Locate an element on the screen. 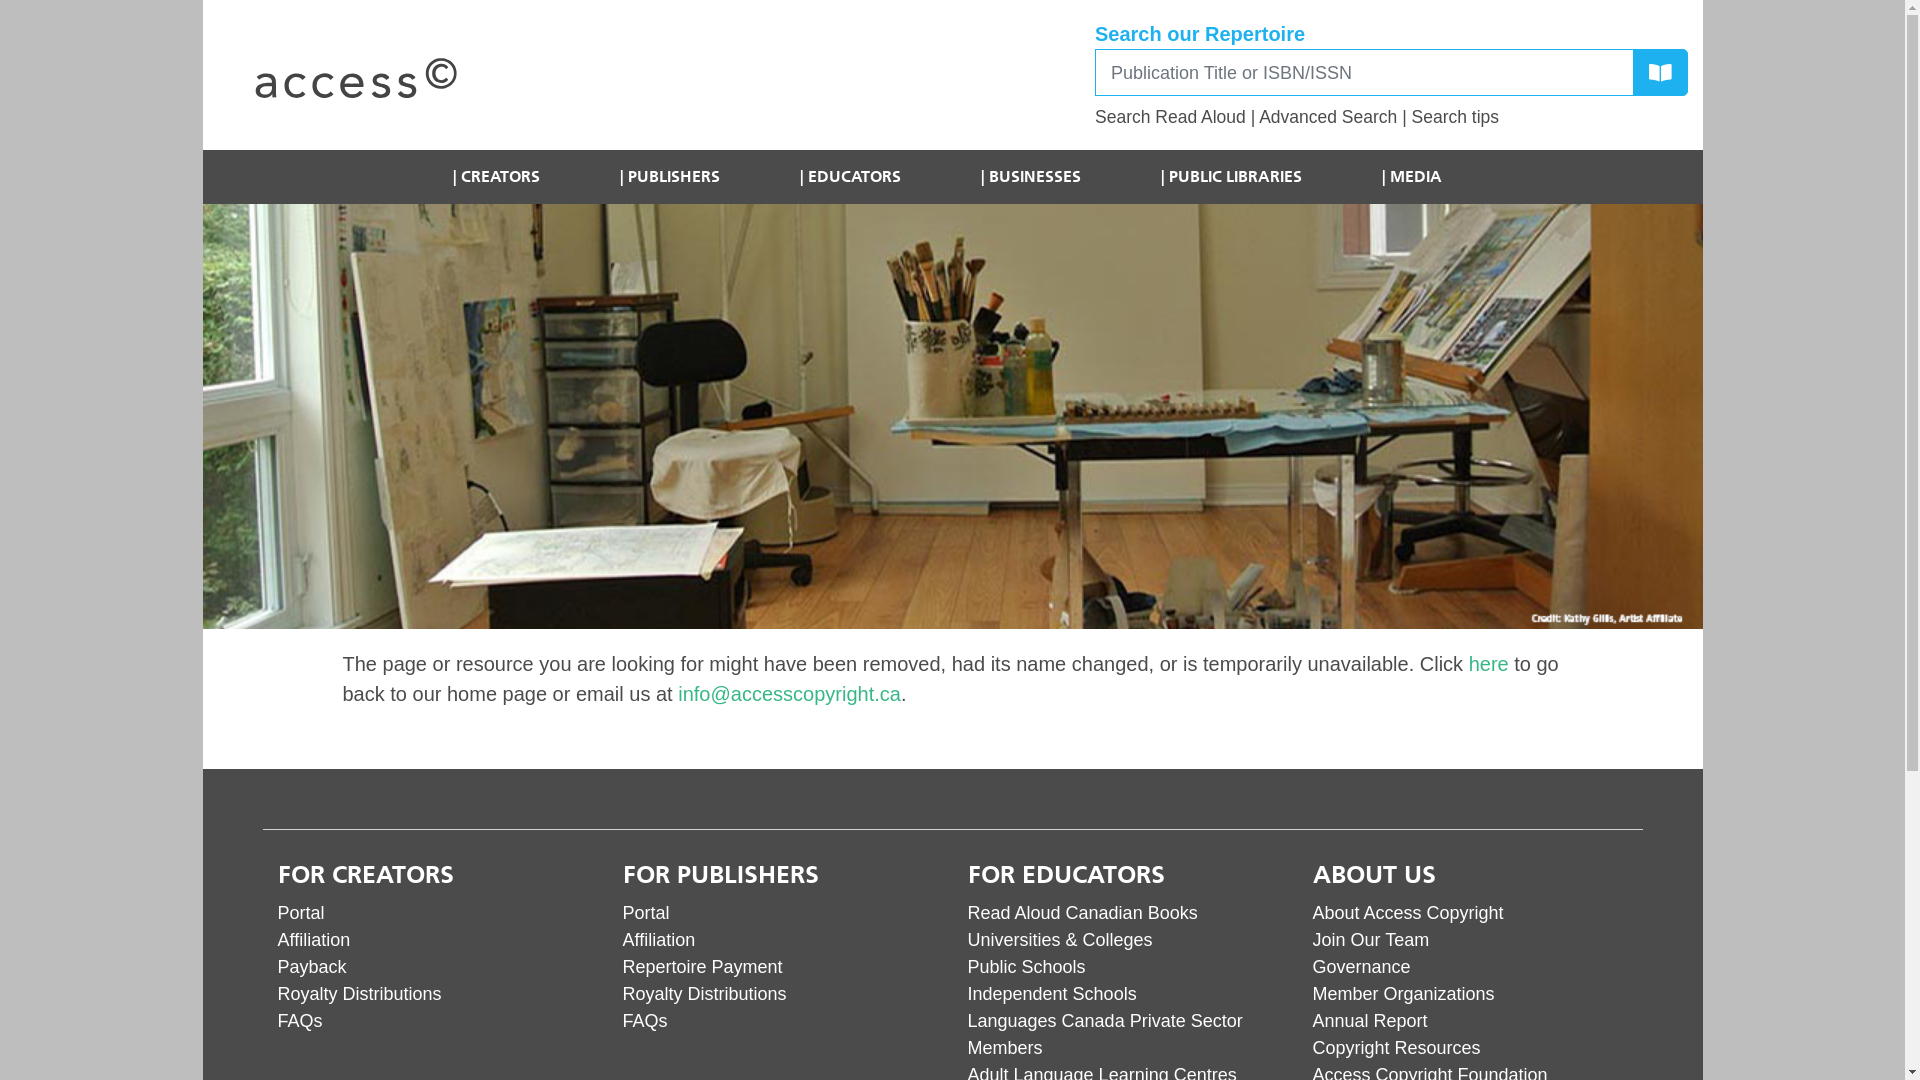 This screenshot has height=1080, width=1920. 'Royalty Distributions' is located at coordinates (277, 994).